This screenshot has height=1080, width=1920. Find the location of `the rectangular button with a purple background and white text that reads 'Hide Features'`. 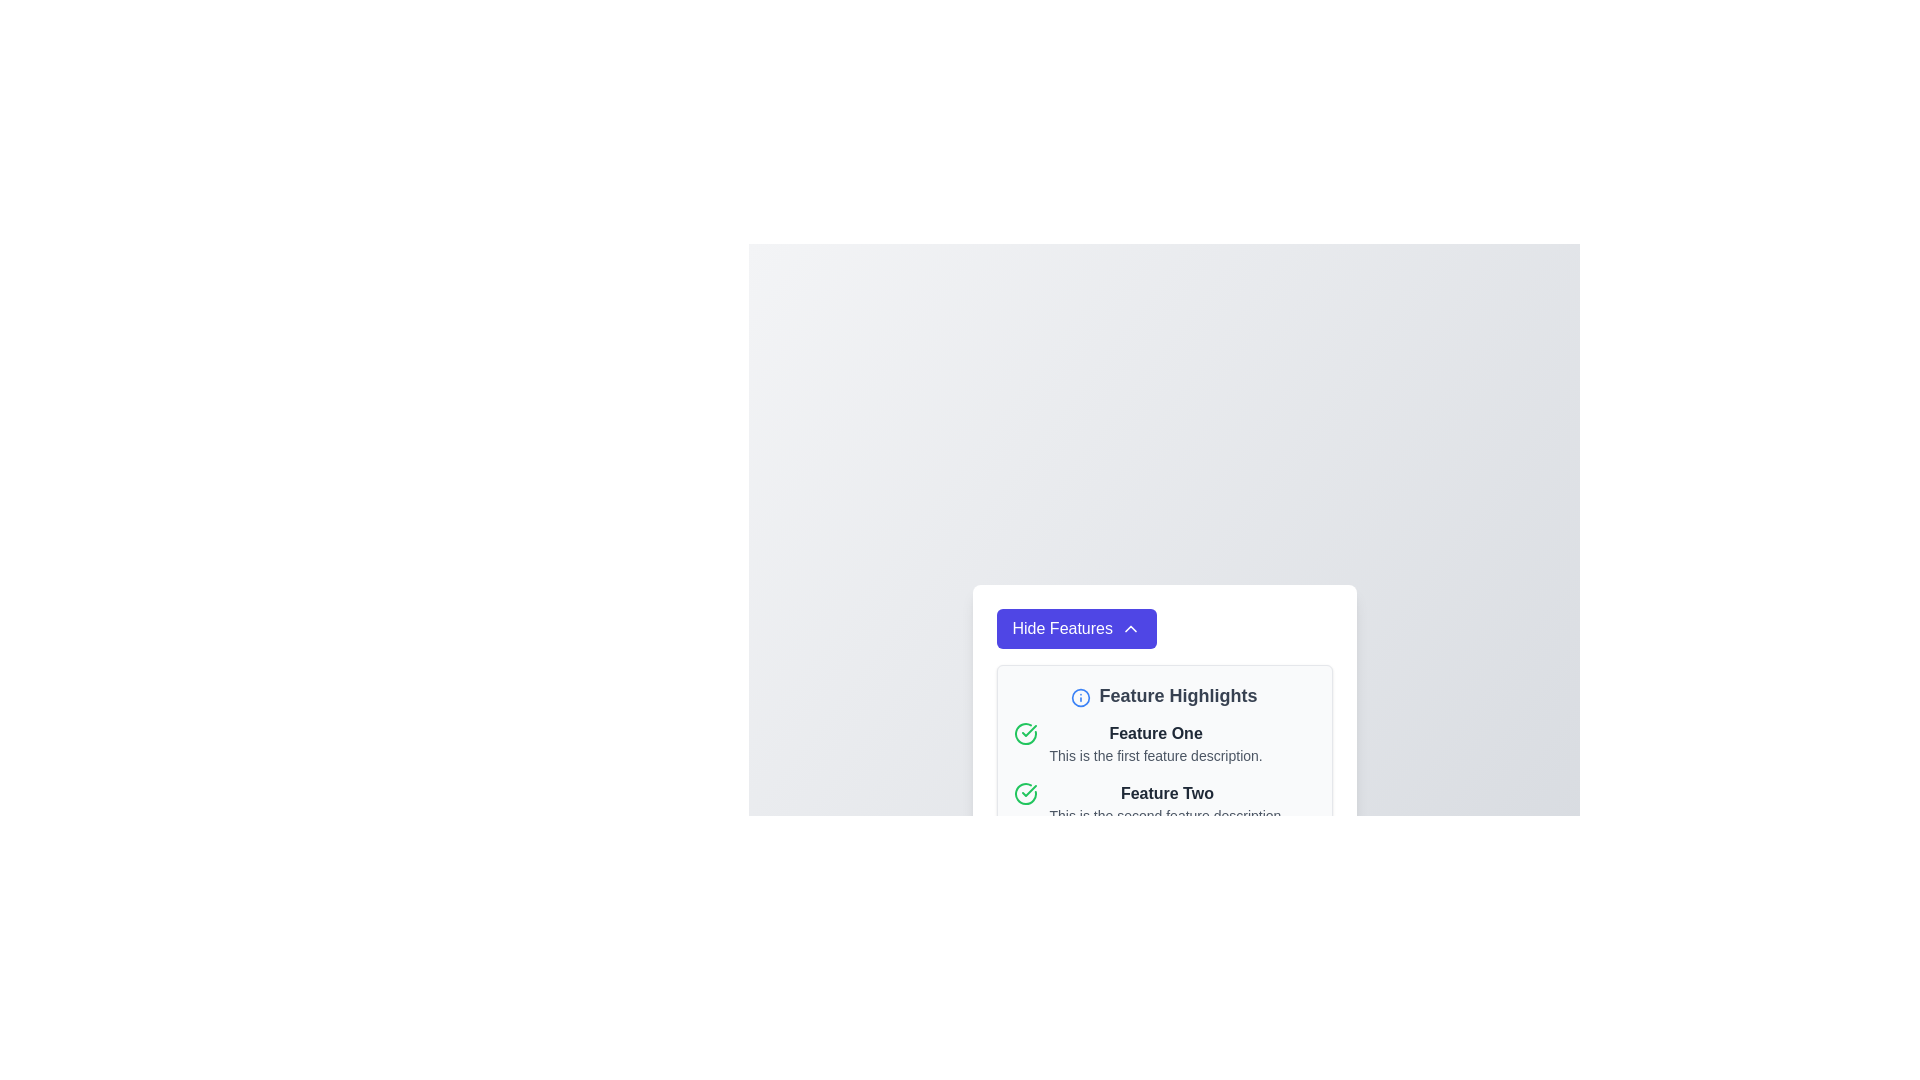

the rectangular button with a purple background and white text that reads 'Hide Features' is located at coordinates (1075, 627).